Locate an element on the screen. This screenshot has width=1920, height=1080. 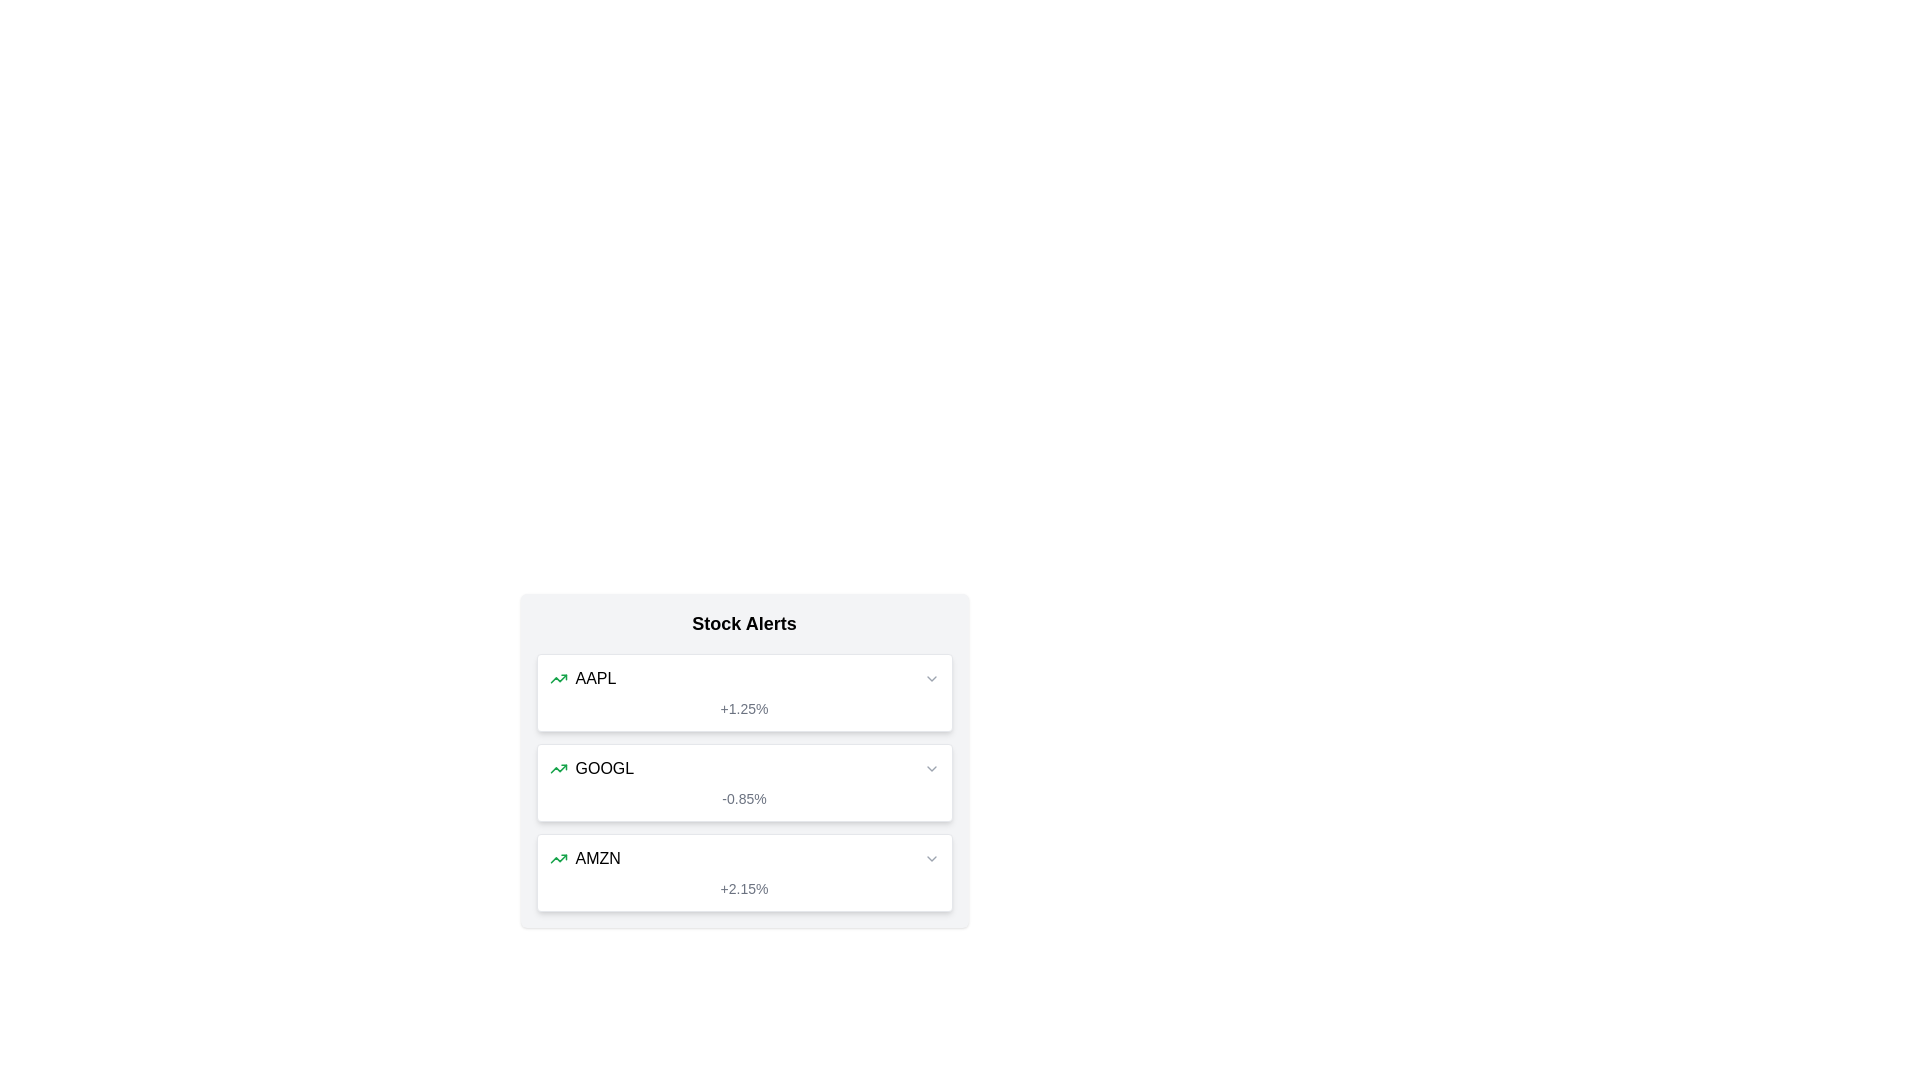
the upward trend icon within the AMZN stock card, which is the third item in a vertical list of stock cards, featuring a white background and rounded corners is located at coordinates (743, 871).